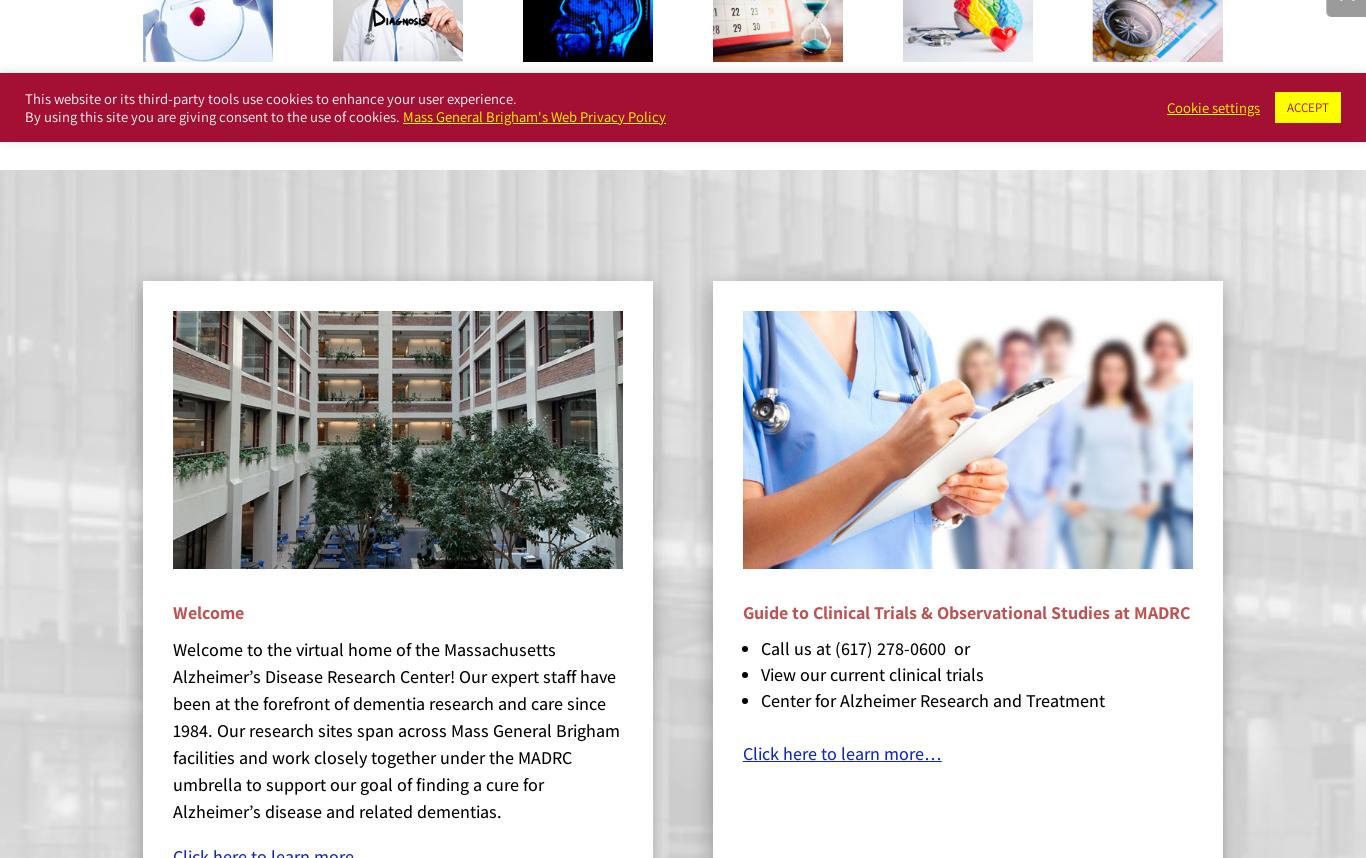 This screenshot has width=1366, height=858. Describe the element at coordinates (396, 103) in the screenshot. I see `'Diagnosis'` at that location.